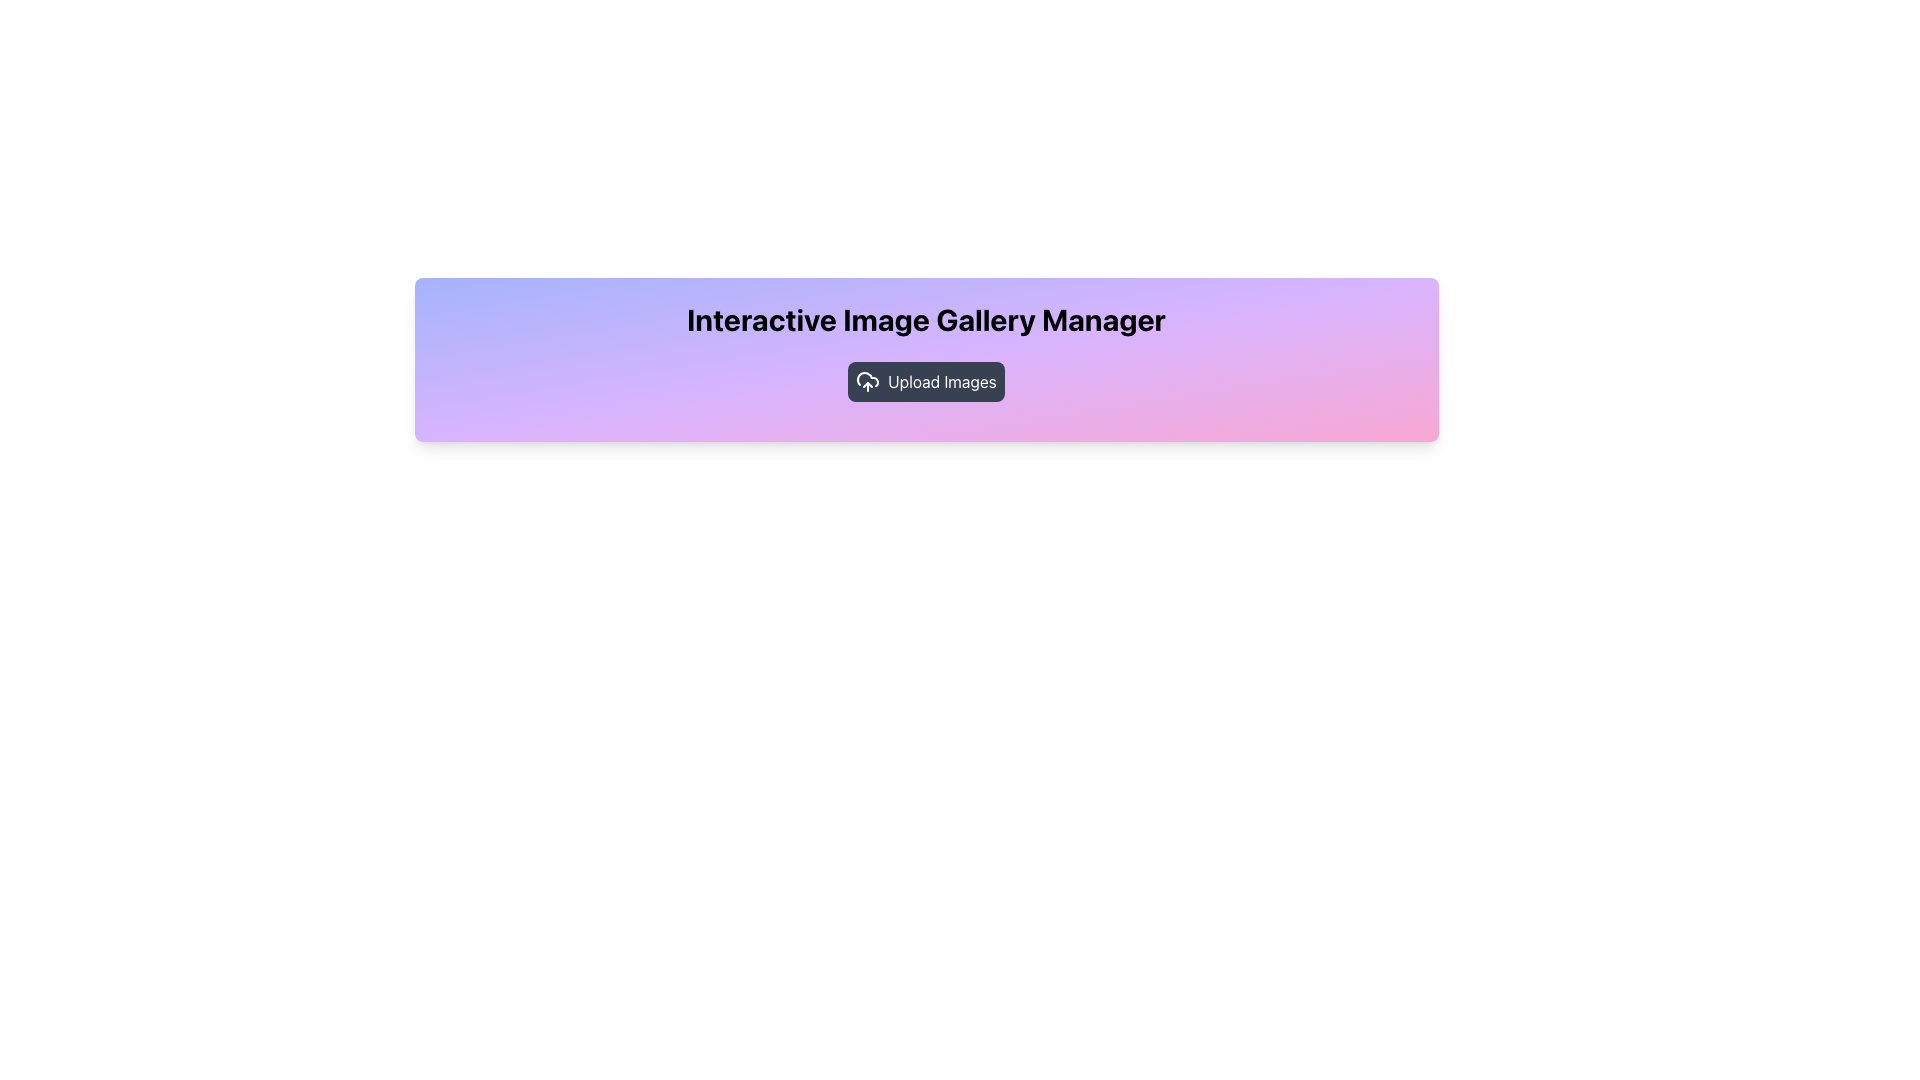  I want to click on the cloud upload icon located inside the 'Upload Images' button, so click(868, 381).